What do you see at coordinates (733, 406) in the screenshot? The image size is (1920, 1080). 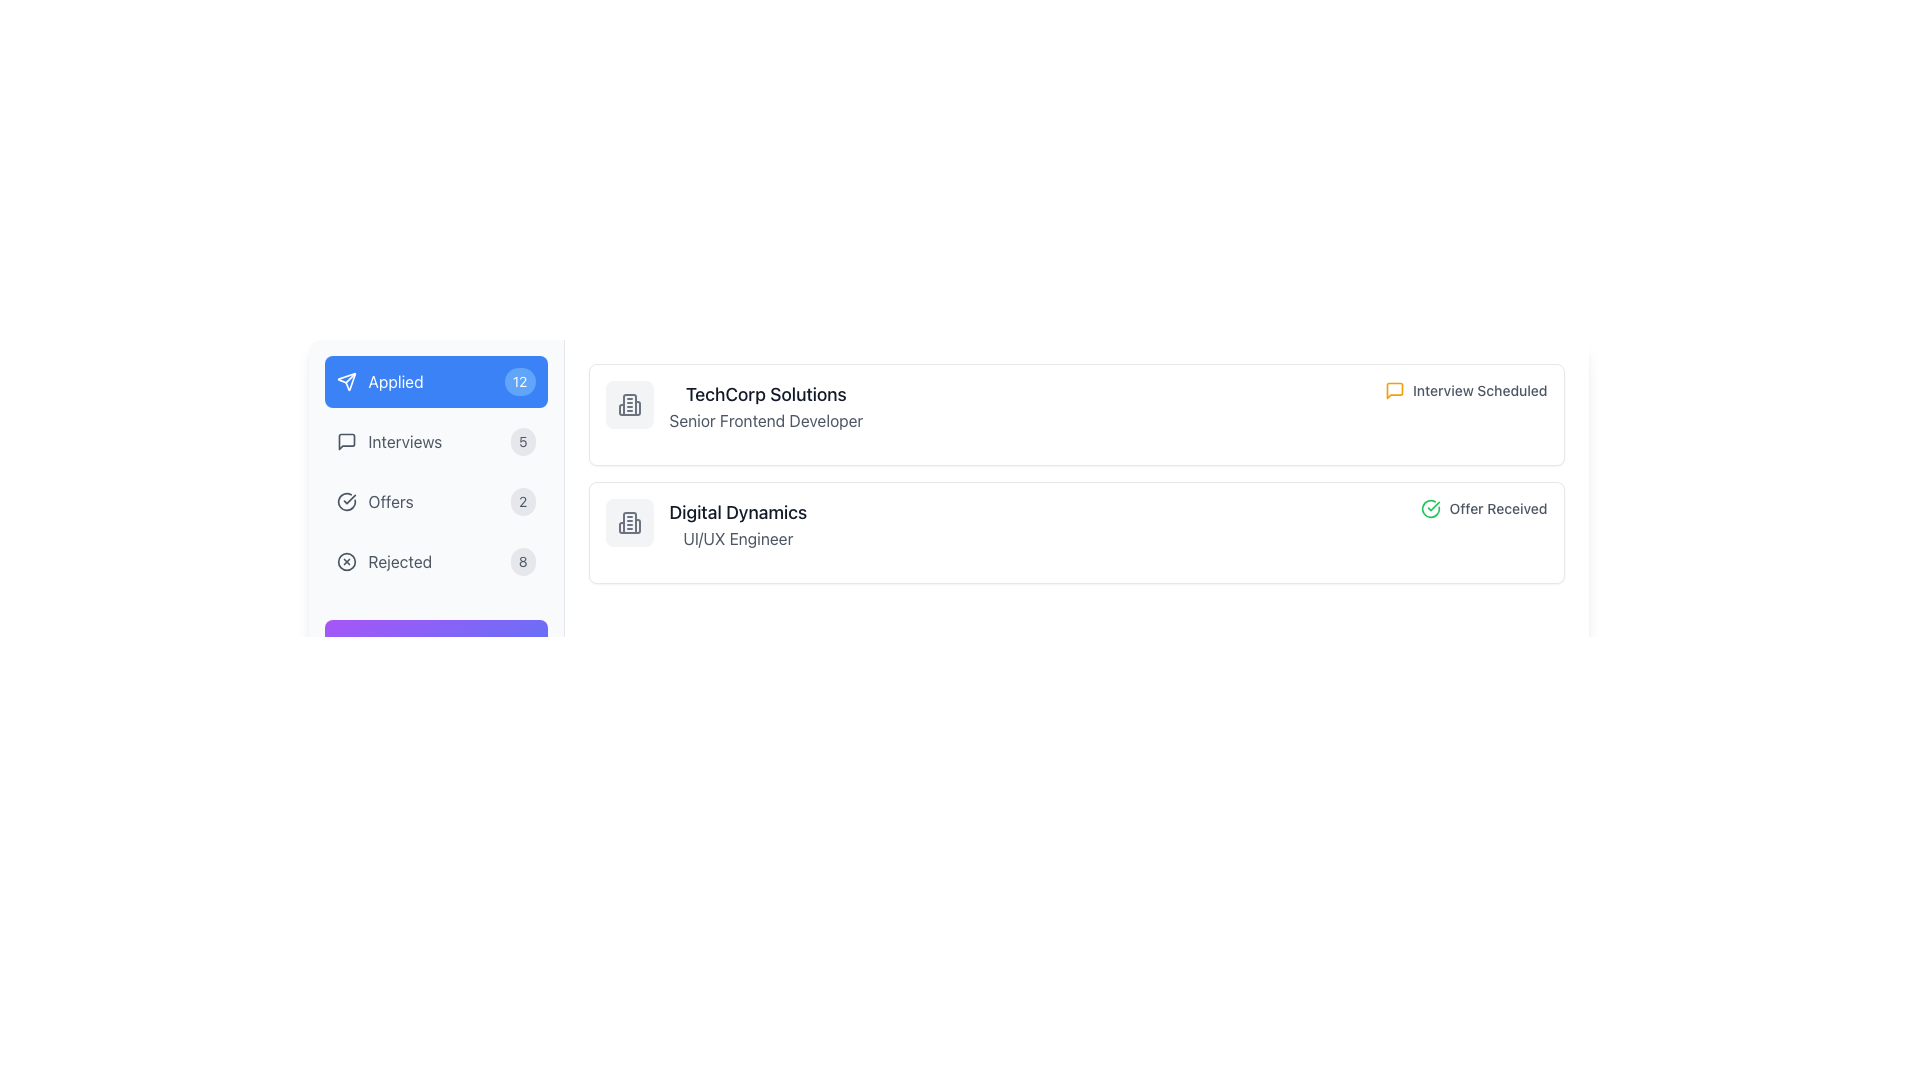 I see `the job listing text block that represents a specific job, located in the top-left section of the main body, adjacent to the left navigation panel, above the 'Digital Dynamics' job entry` at bounding box center [733, 406].